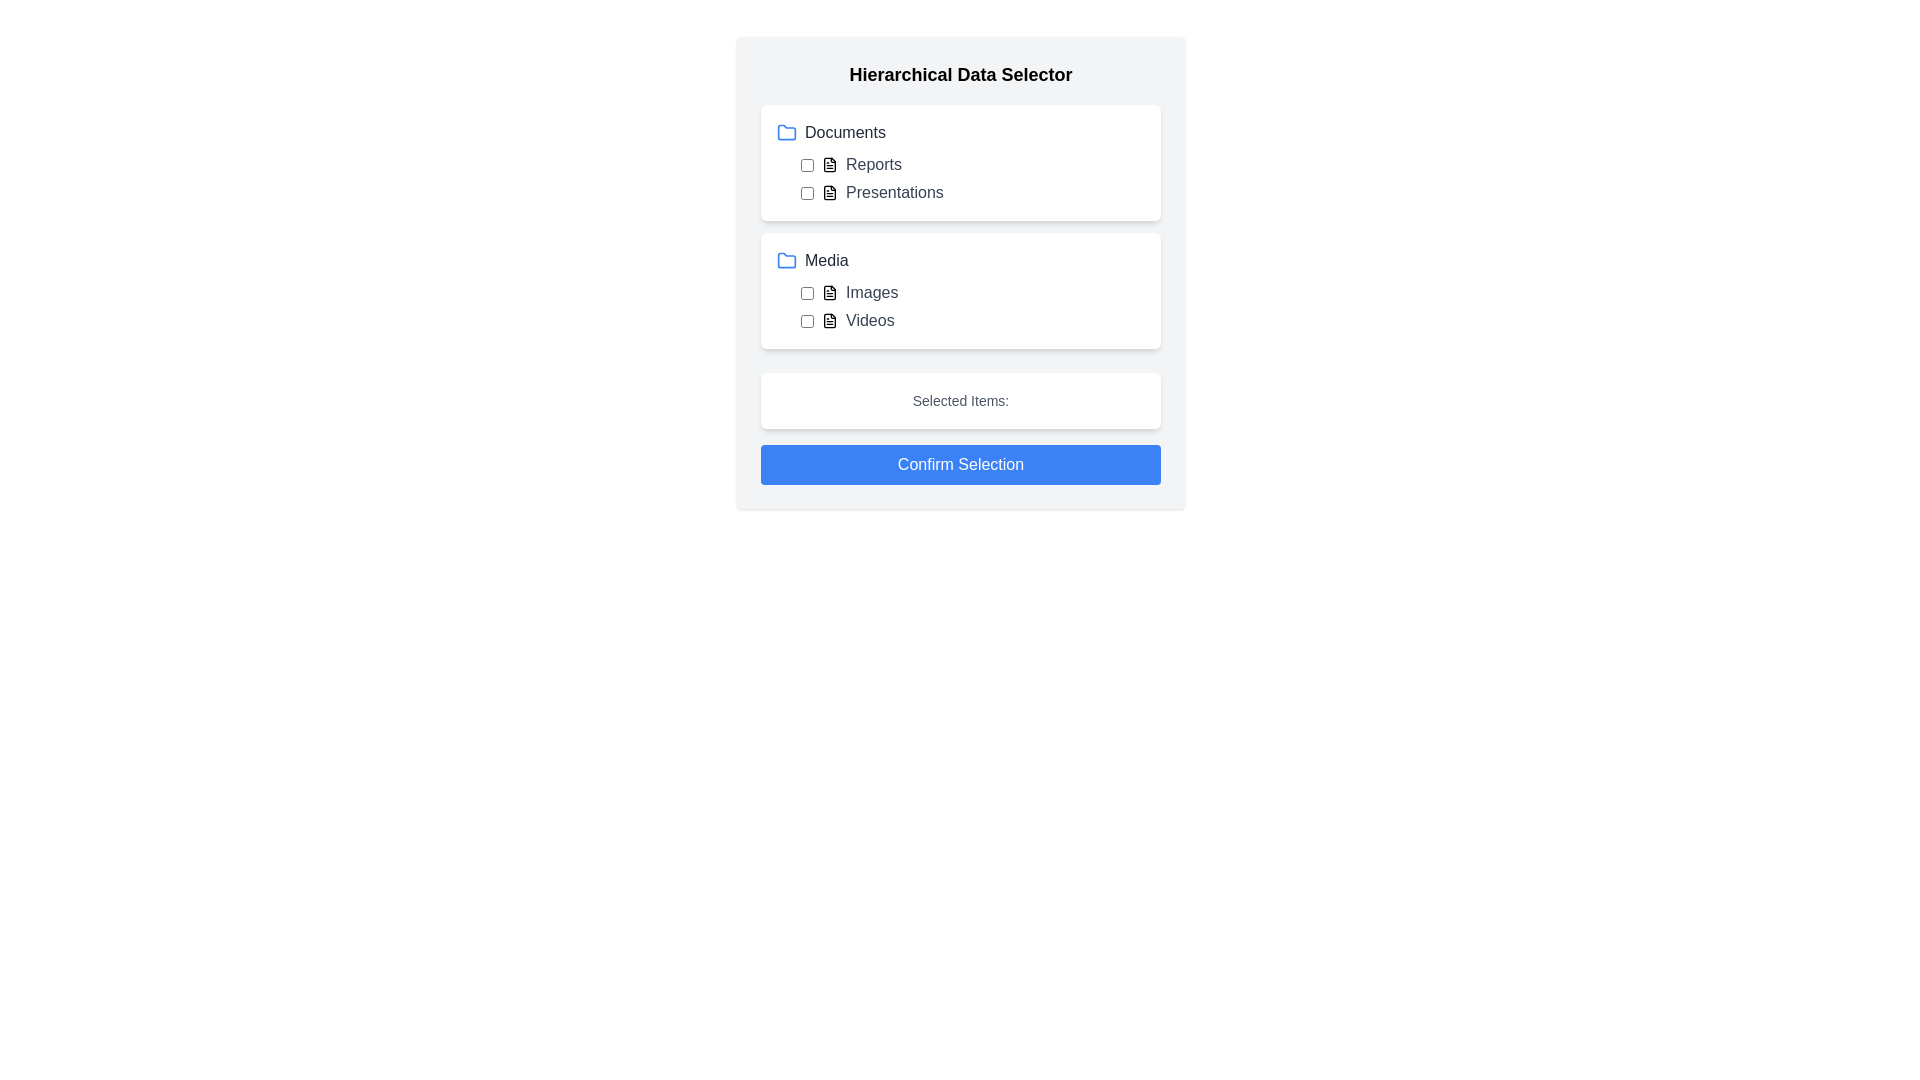  I want to click on the checkbox located to the left of the 'Videos' label in the 'Media' grouping, so click(807, 319).